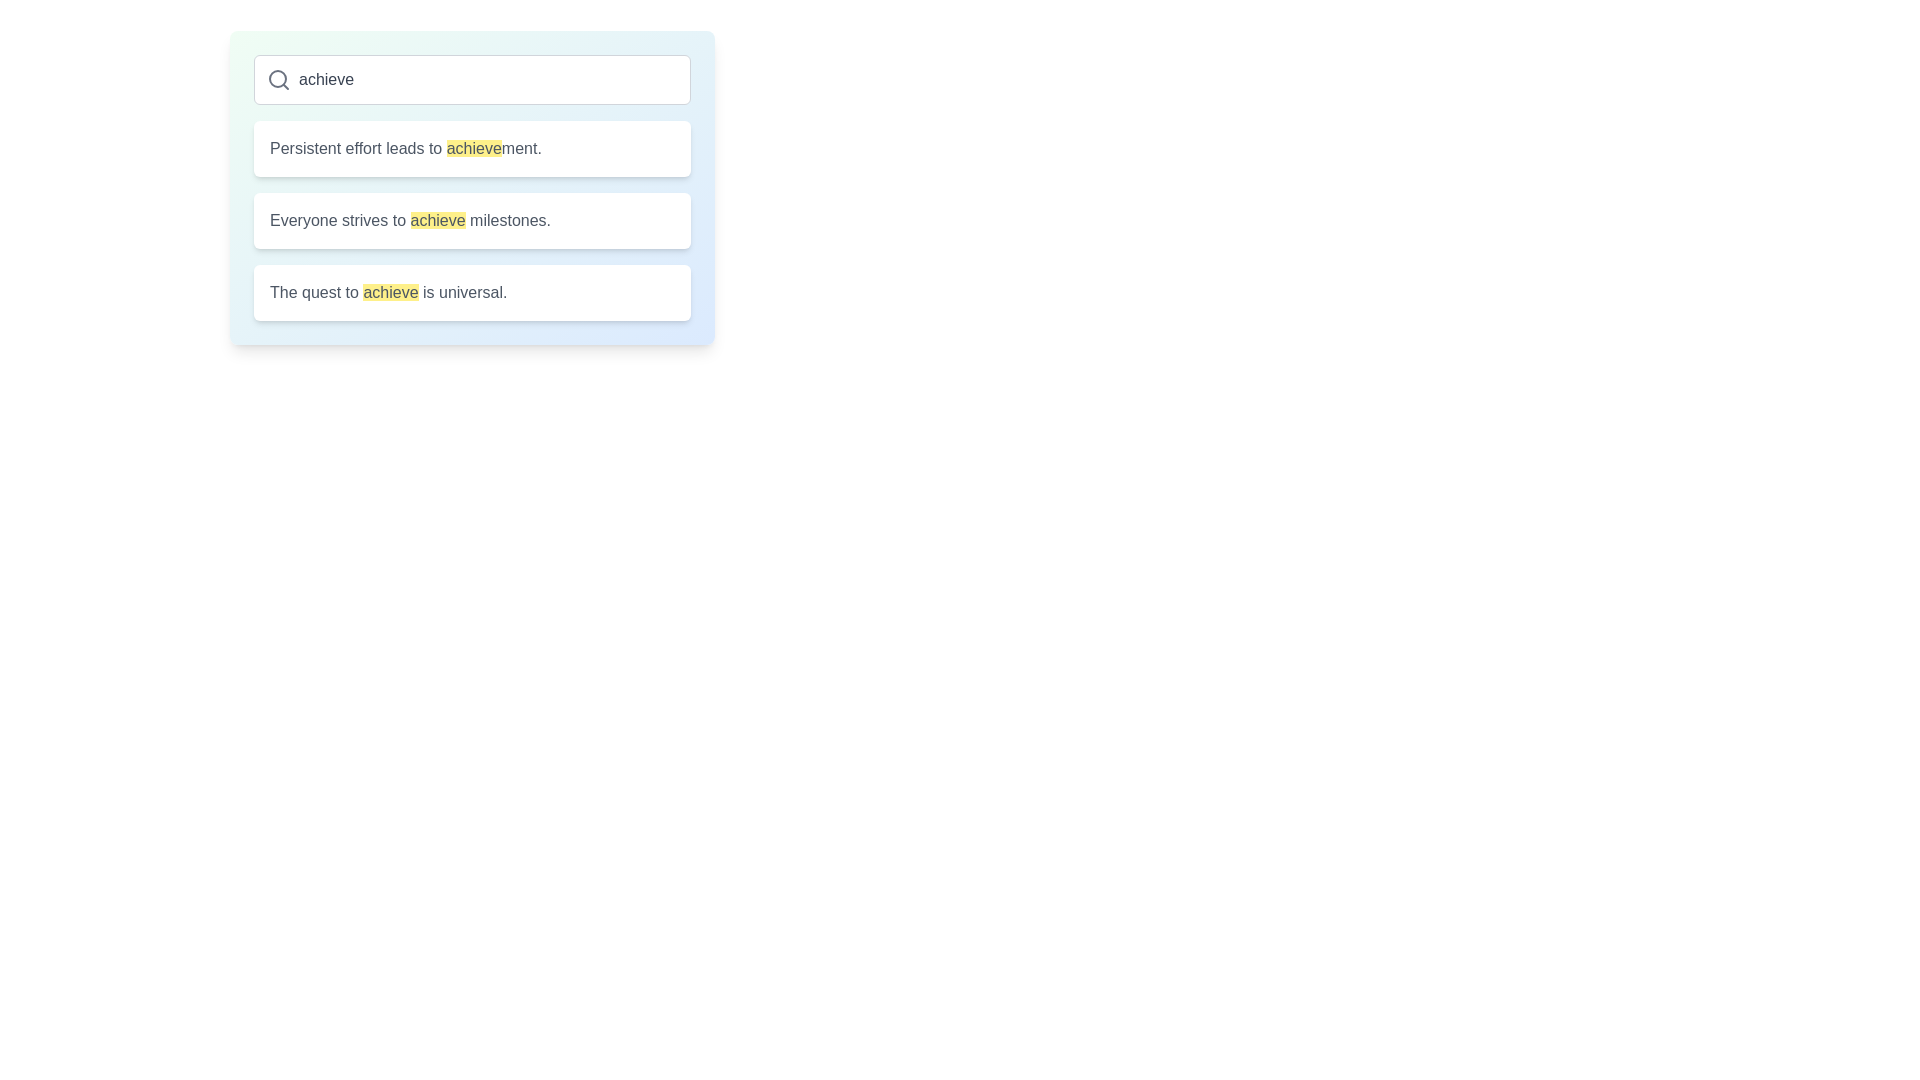  What do you see at coordinates (388, 293) in the screenshot?
I see `the text label displaying 'The quest to achieve is universal.' with 'achieve' highlighted in yellow, which is the third item in the vertical list of suggestions below the search field` at bounding box center [388, 293].